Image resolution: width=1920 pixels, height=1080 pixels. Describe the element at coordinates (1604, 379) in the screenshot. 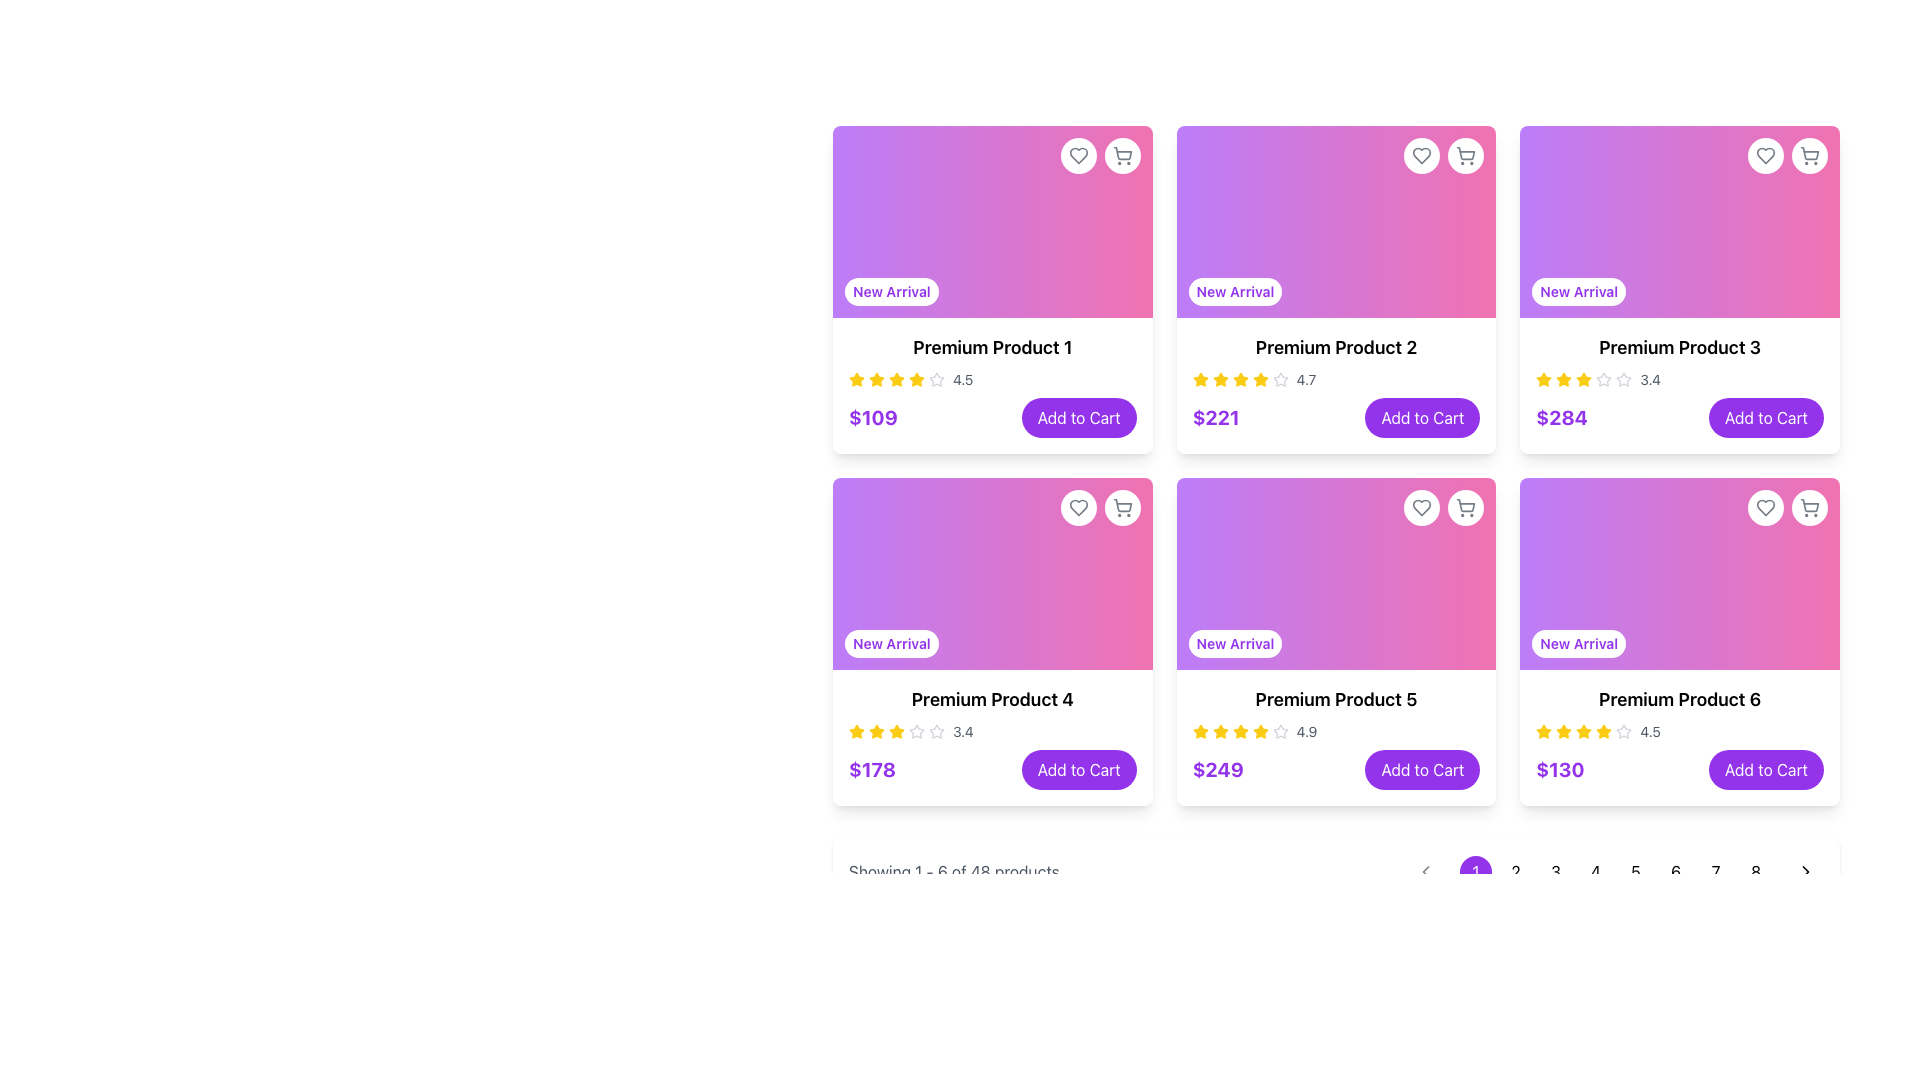

I see `the third star icon in the rating system for the product labeled 'Premium Product 3' to interact with the rating system` at that location.